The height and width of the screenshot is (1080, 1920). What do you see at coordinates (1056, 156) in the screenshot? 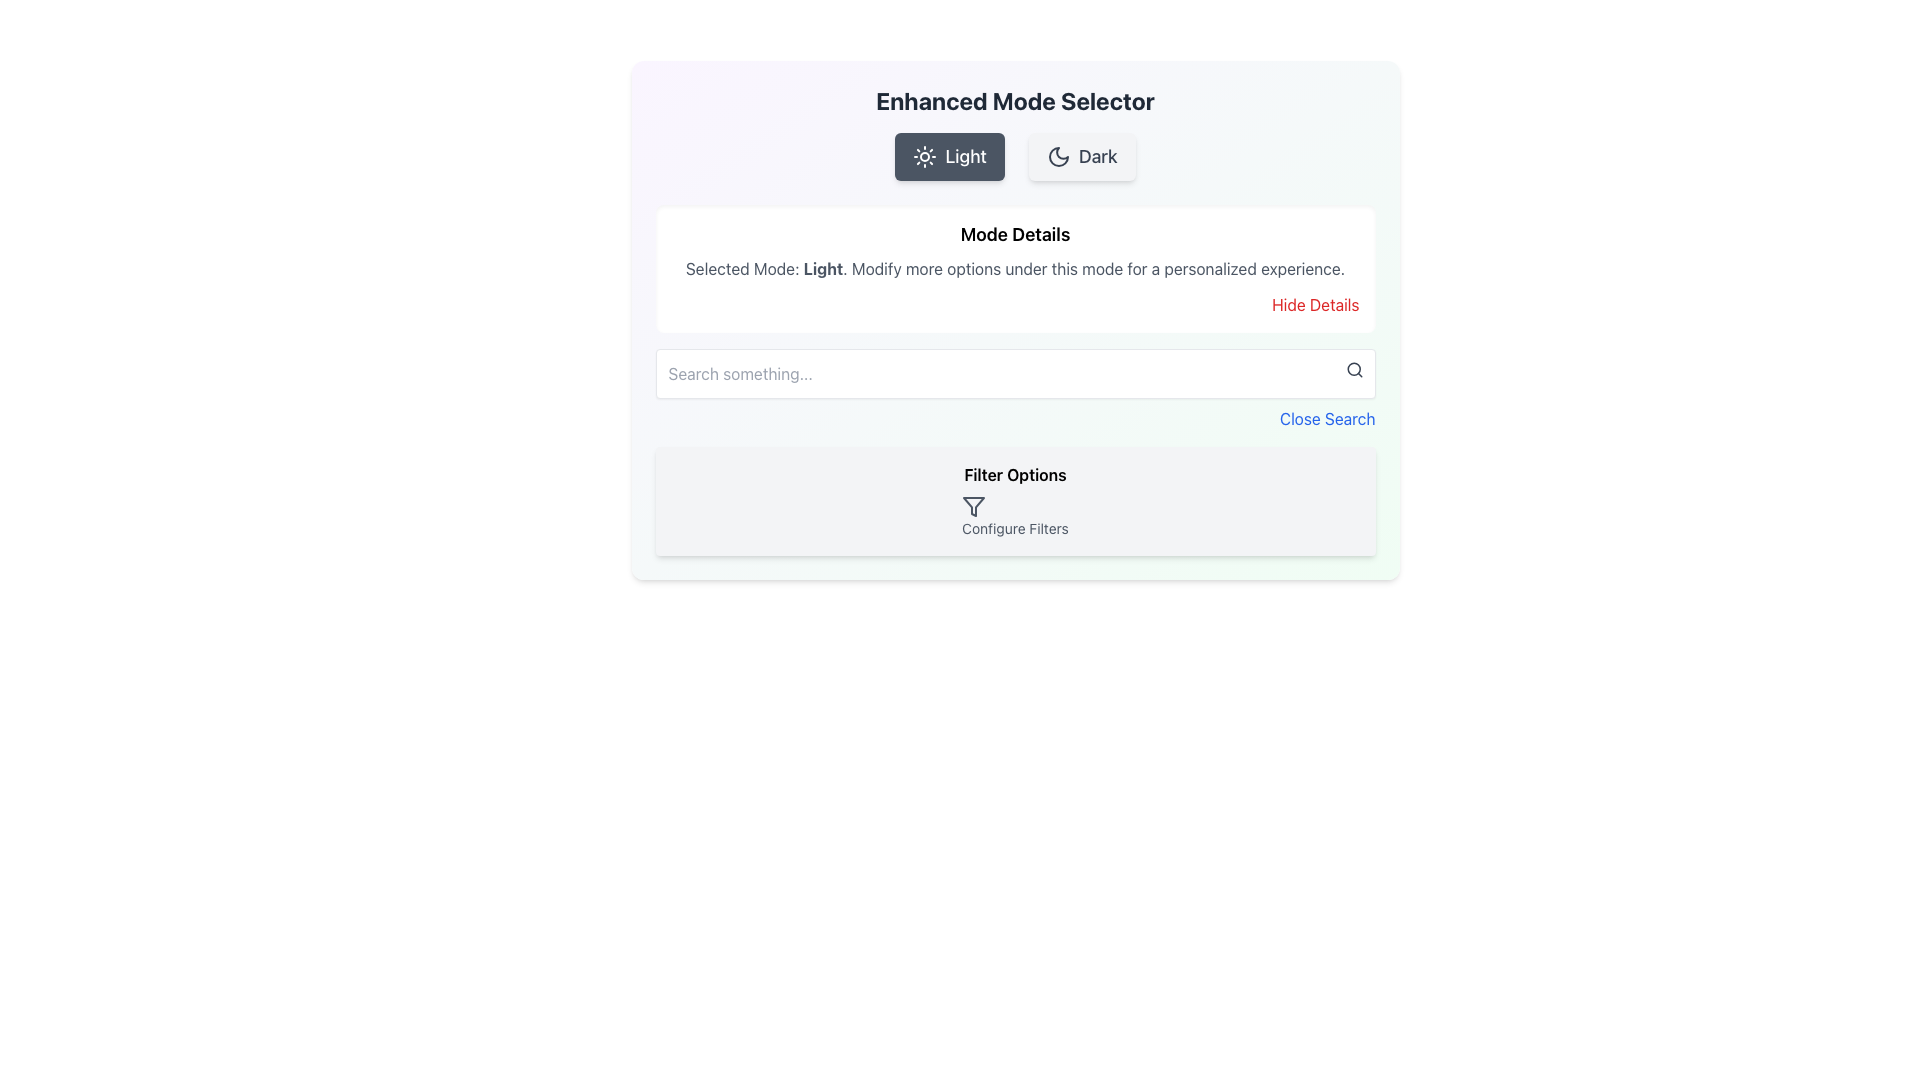
I see `the crescent moon icon located to the left of the 'Dark' label in the 'Enhanced Mode Selector' section` at bounding box center [1056, 156].